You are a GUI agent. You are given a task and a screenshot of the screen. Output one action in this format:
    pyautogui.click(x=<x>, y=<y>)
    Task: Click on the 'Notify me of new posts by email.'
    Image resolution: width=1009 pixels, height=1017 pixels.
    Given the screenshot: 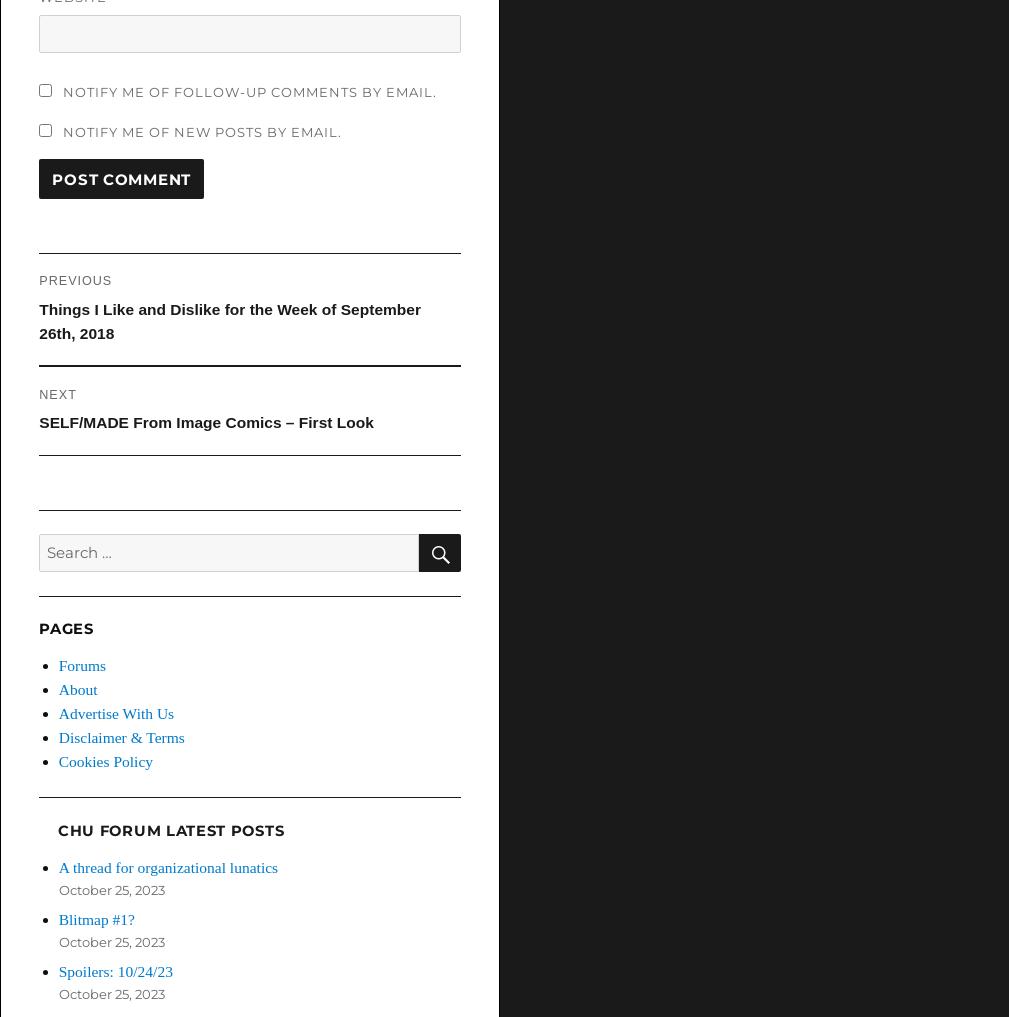 What is the action you would take?
    pyautogui.click(x=200, y=129)
    